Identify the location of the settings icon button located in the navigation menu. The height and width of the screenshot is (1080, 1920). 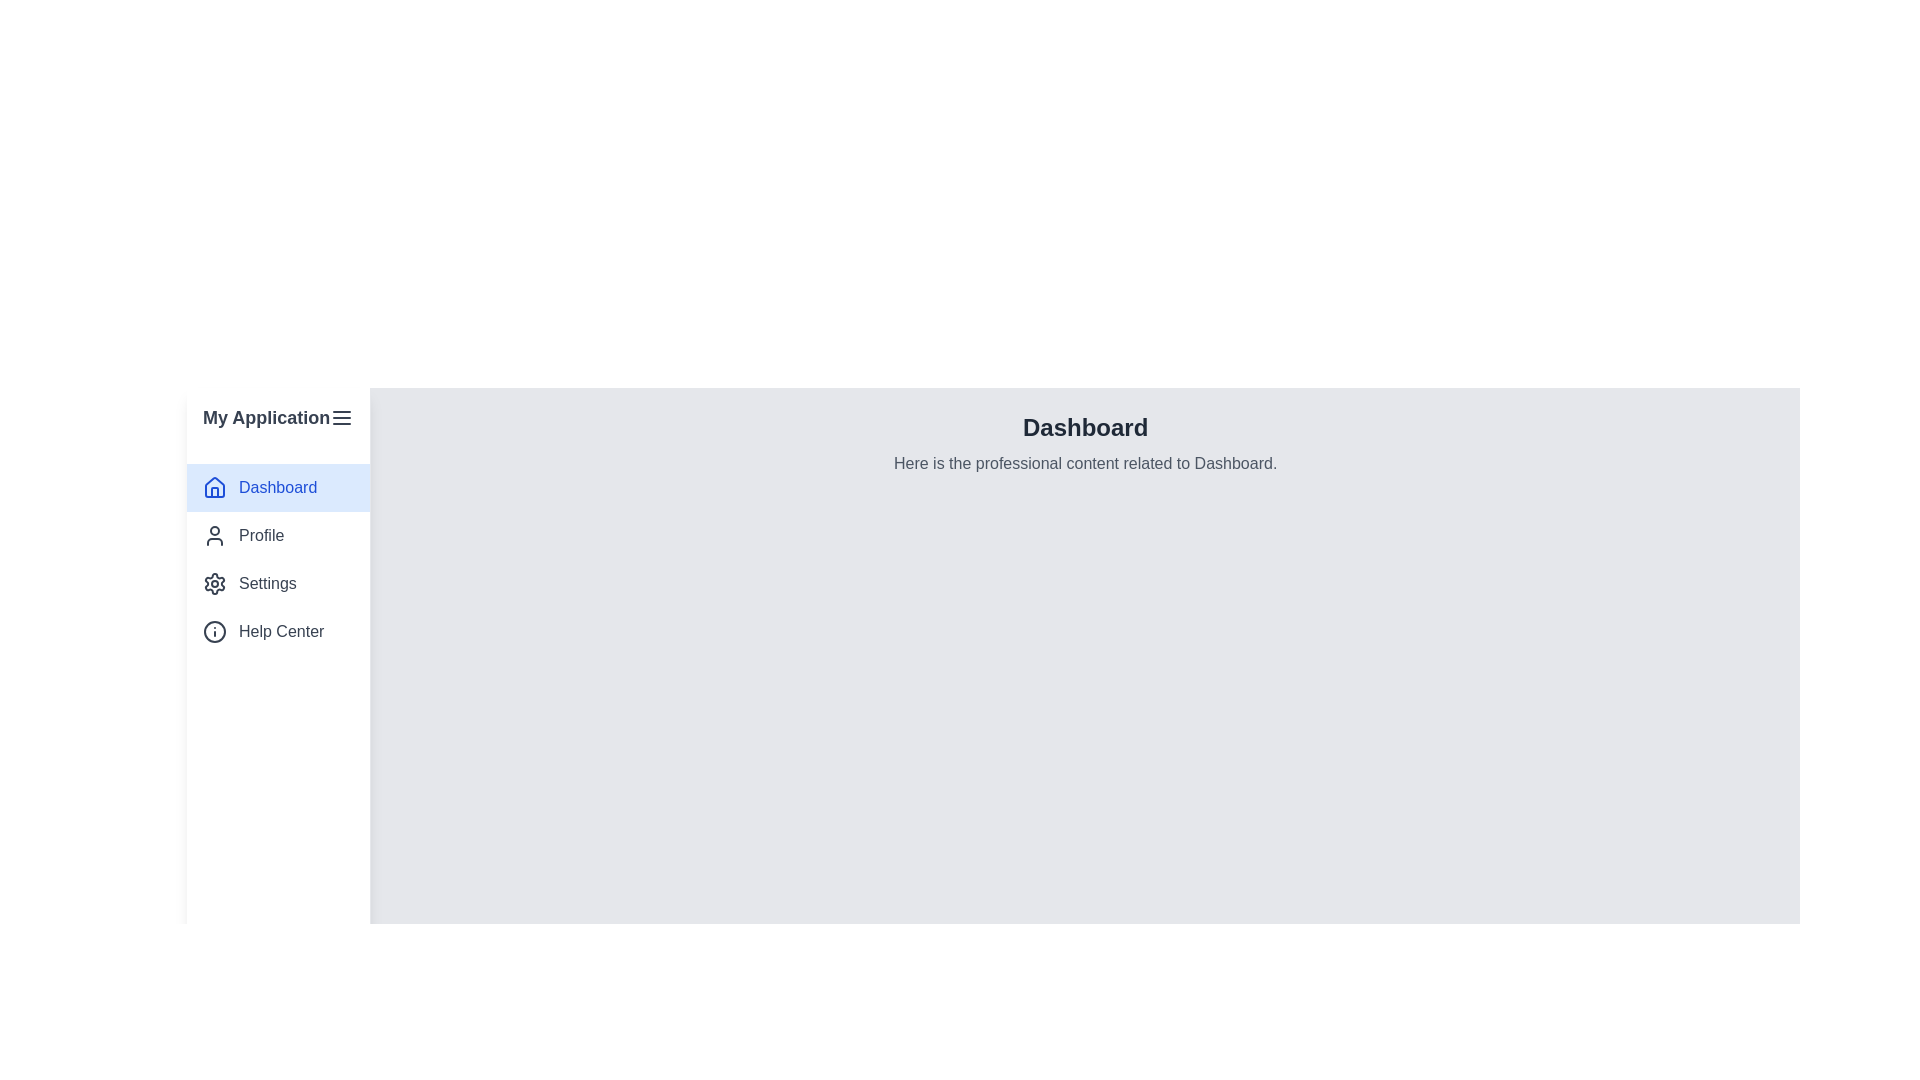
(215, 583).